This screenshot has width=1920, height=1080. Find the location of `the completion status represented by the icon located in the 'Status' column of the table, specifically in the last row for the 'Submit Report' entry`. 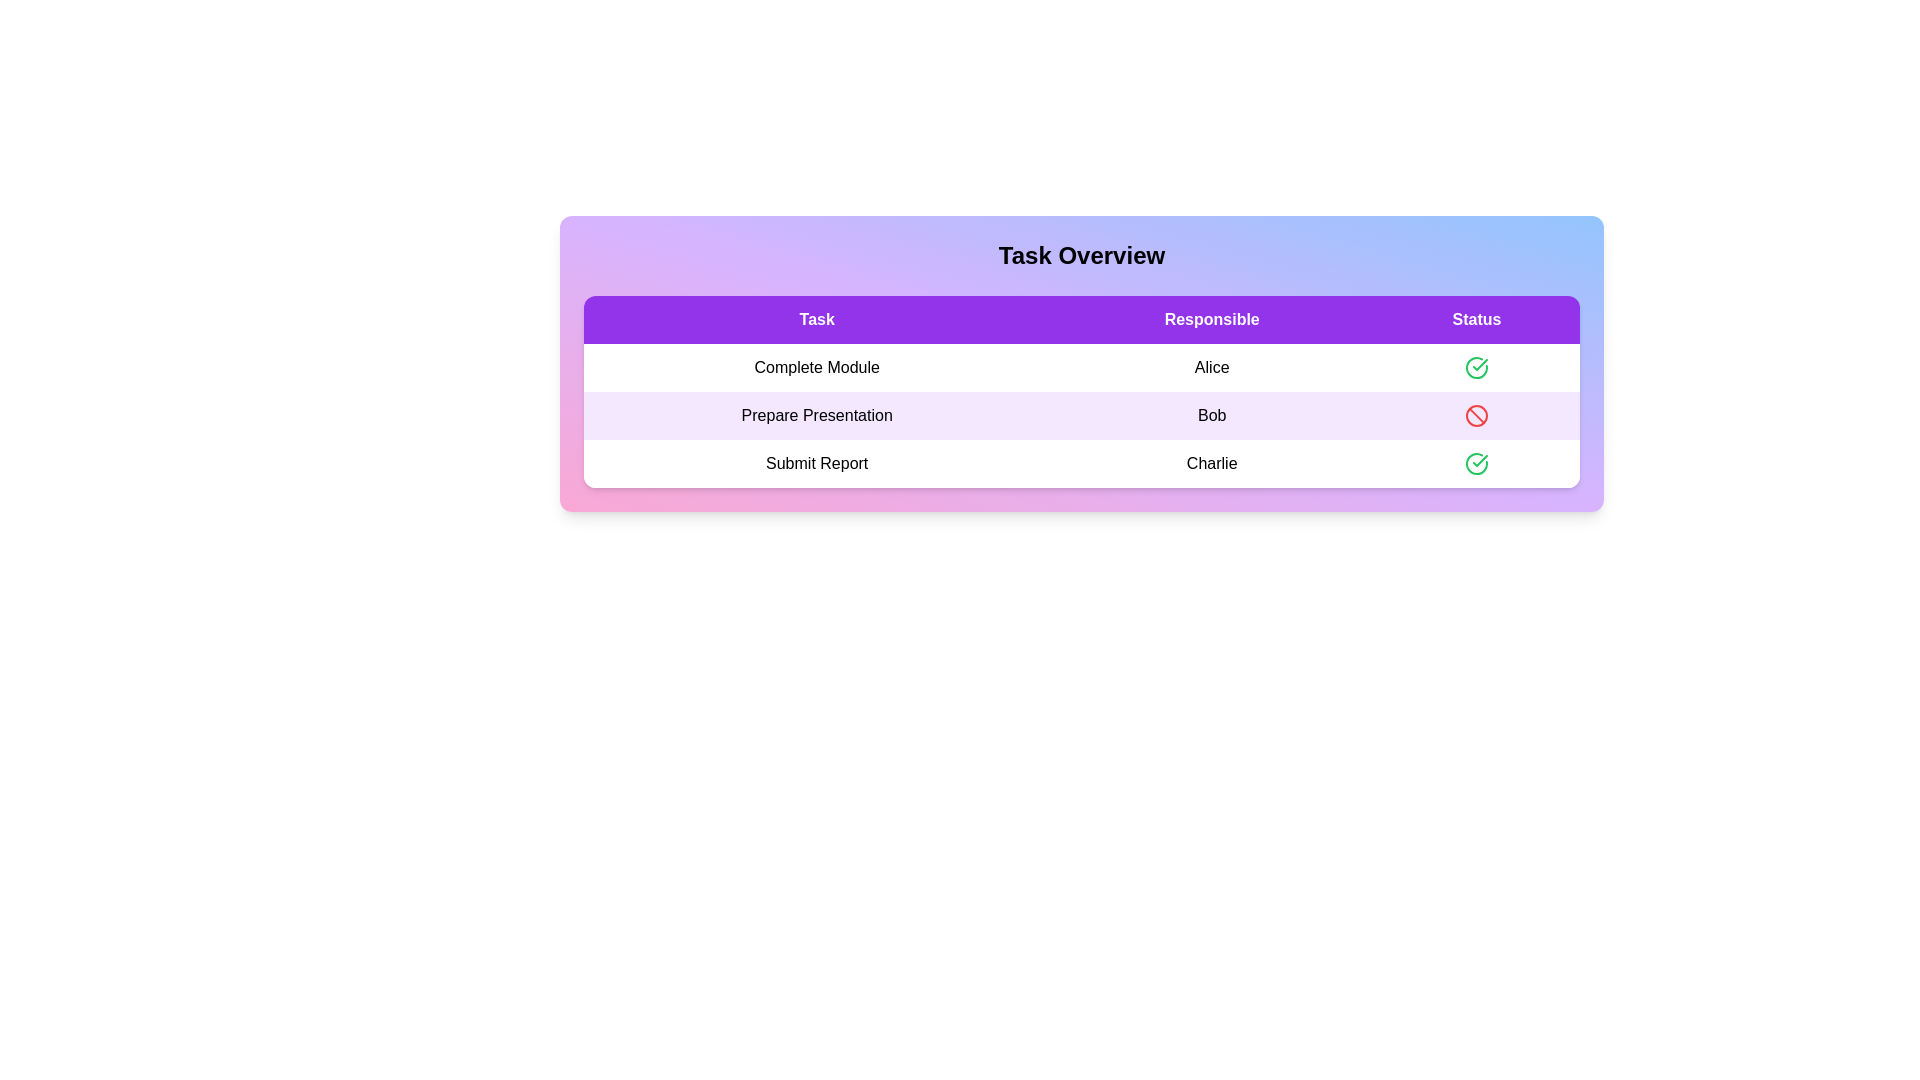

the completion status represented by the icon located in the 'Status' column of the table, specifically in the last row for the 'Submit Report' entry is located at coordinates (1477, 463).